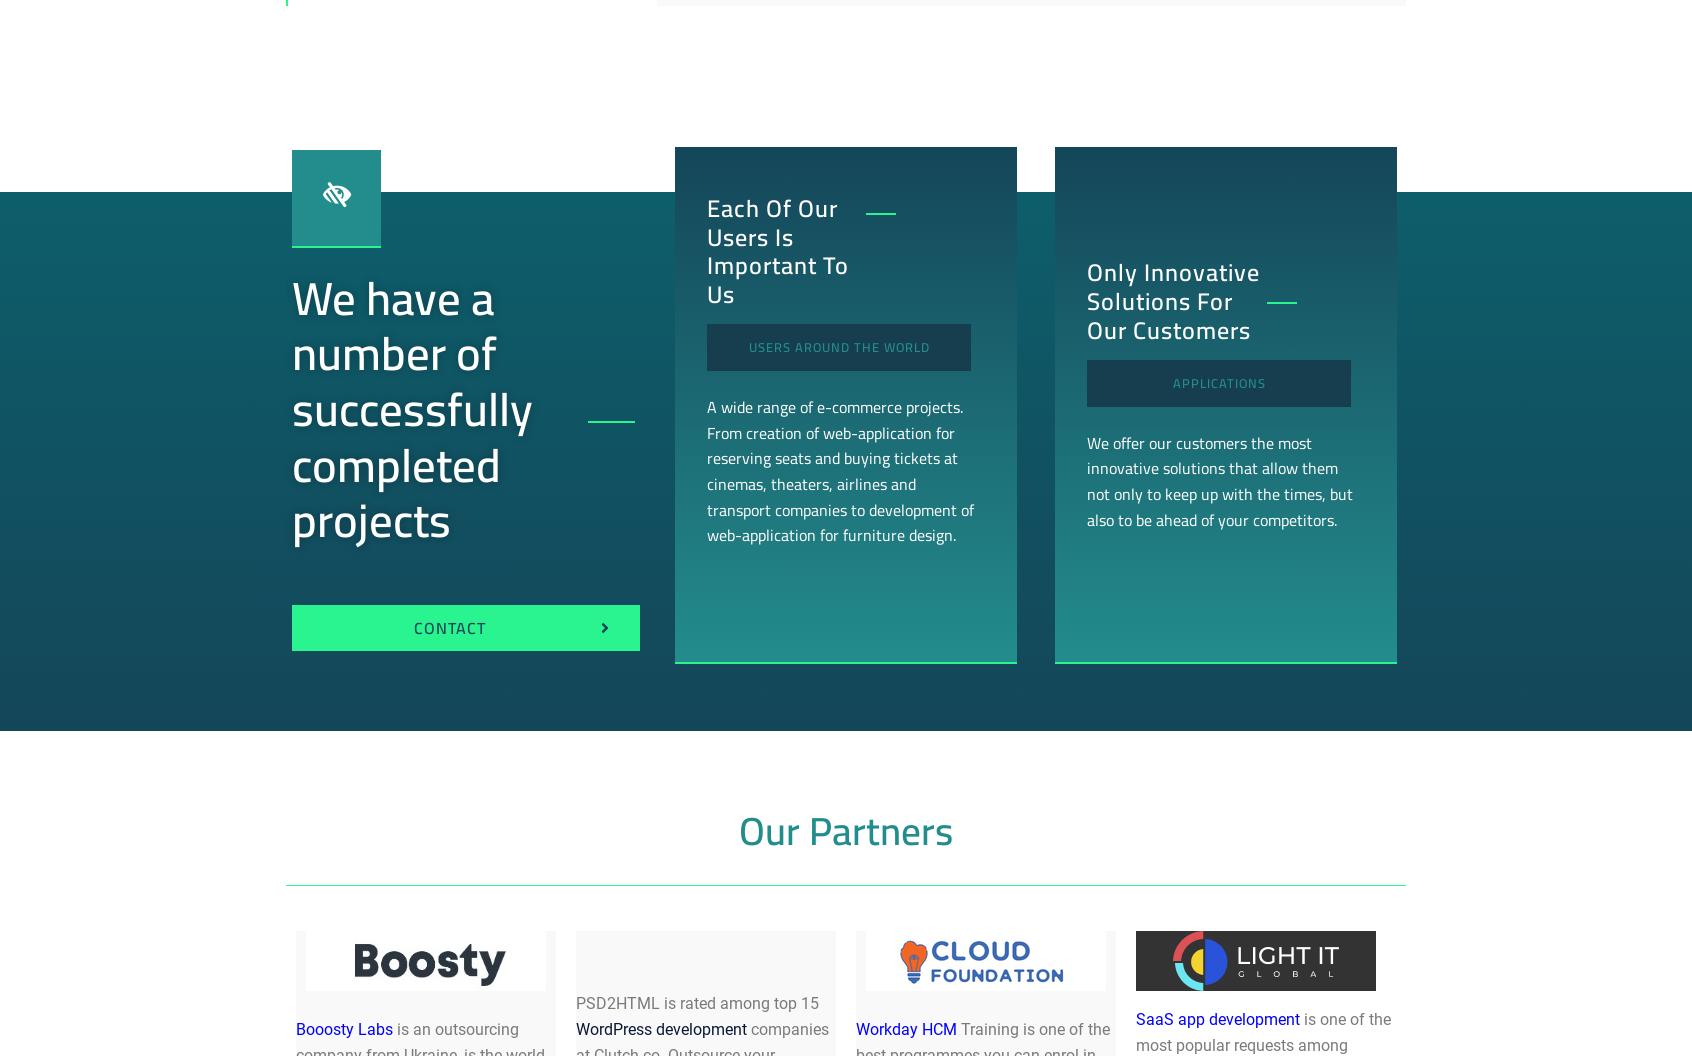  I want to click on 'Workday HCM', so click(905, 1027).